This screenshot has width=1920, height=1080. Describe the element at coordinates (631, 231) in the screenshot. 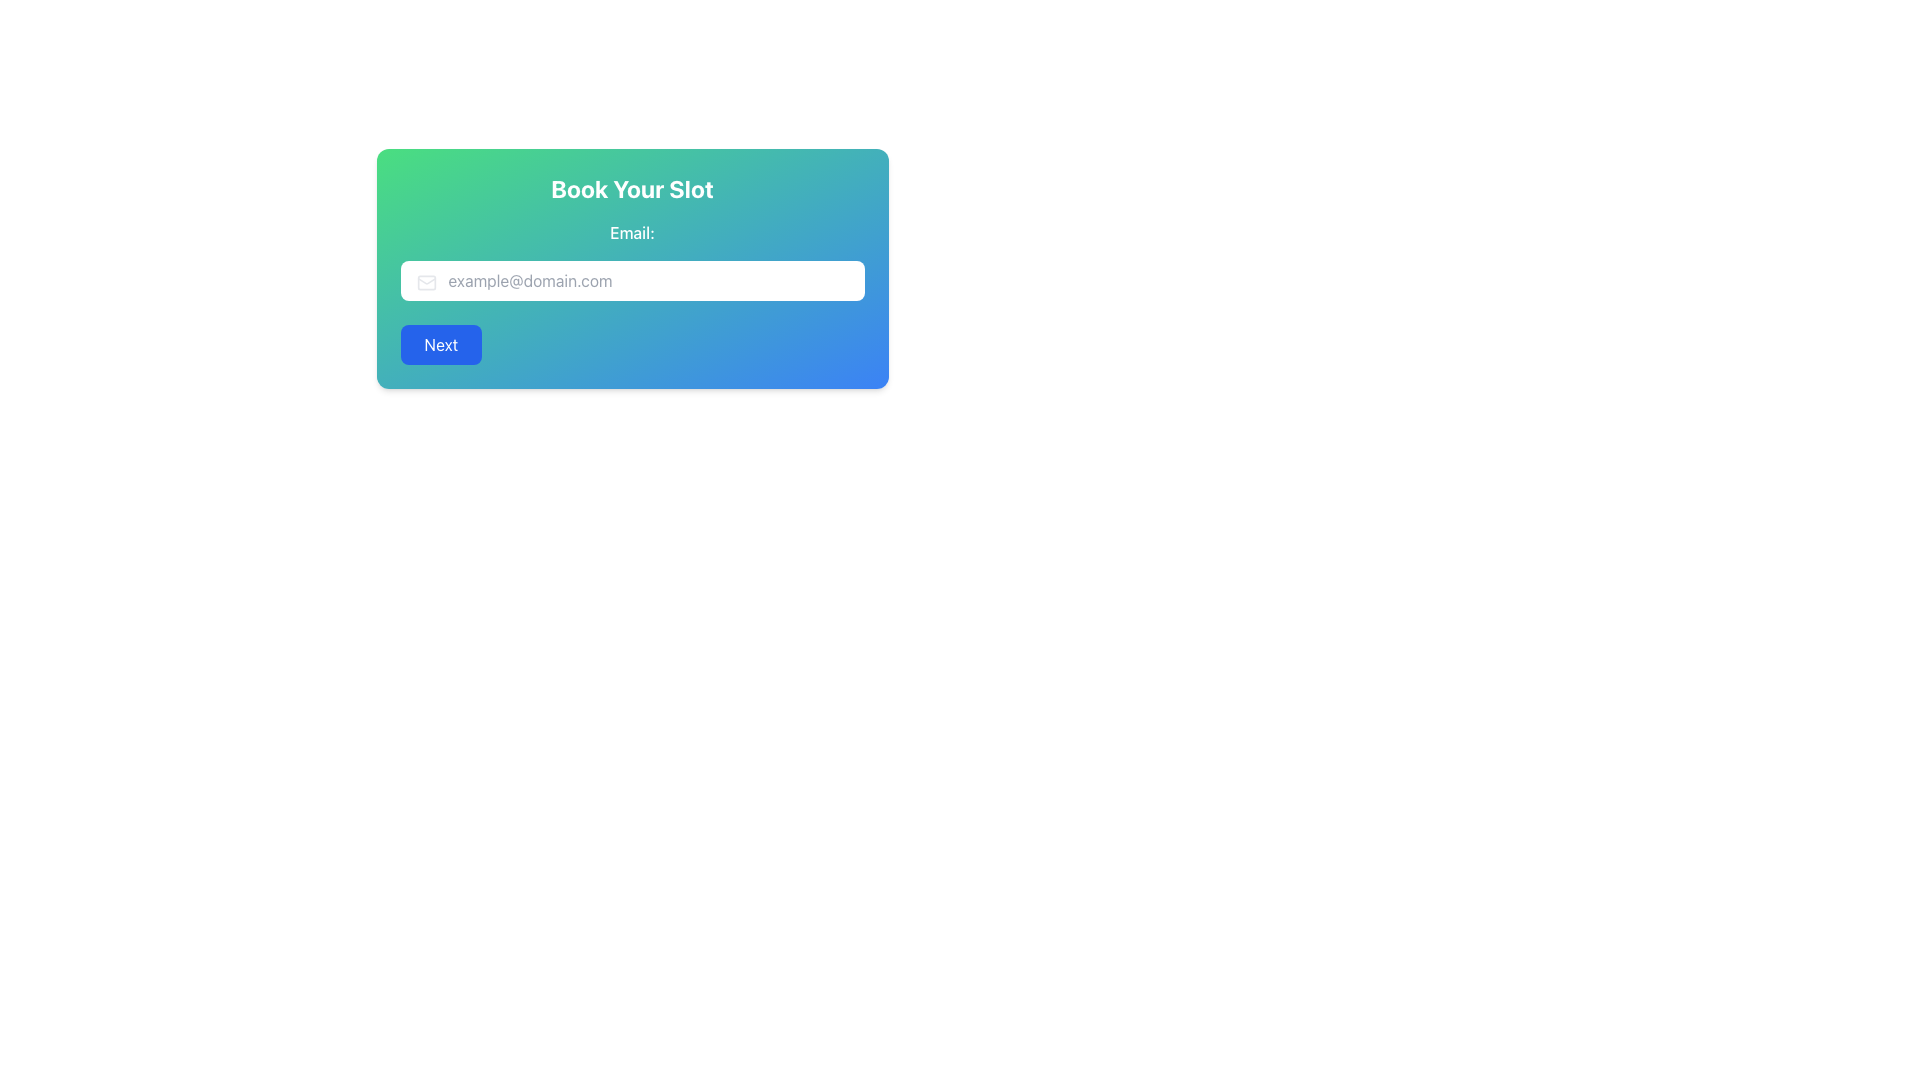

I see `the Label element displaying 'Email:' which is styled in white color and positioned above the email input field` at that location.